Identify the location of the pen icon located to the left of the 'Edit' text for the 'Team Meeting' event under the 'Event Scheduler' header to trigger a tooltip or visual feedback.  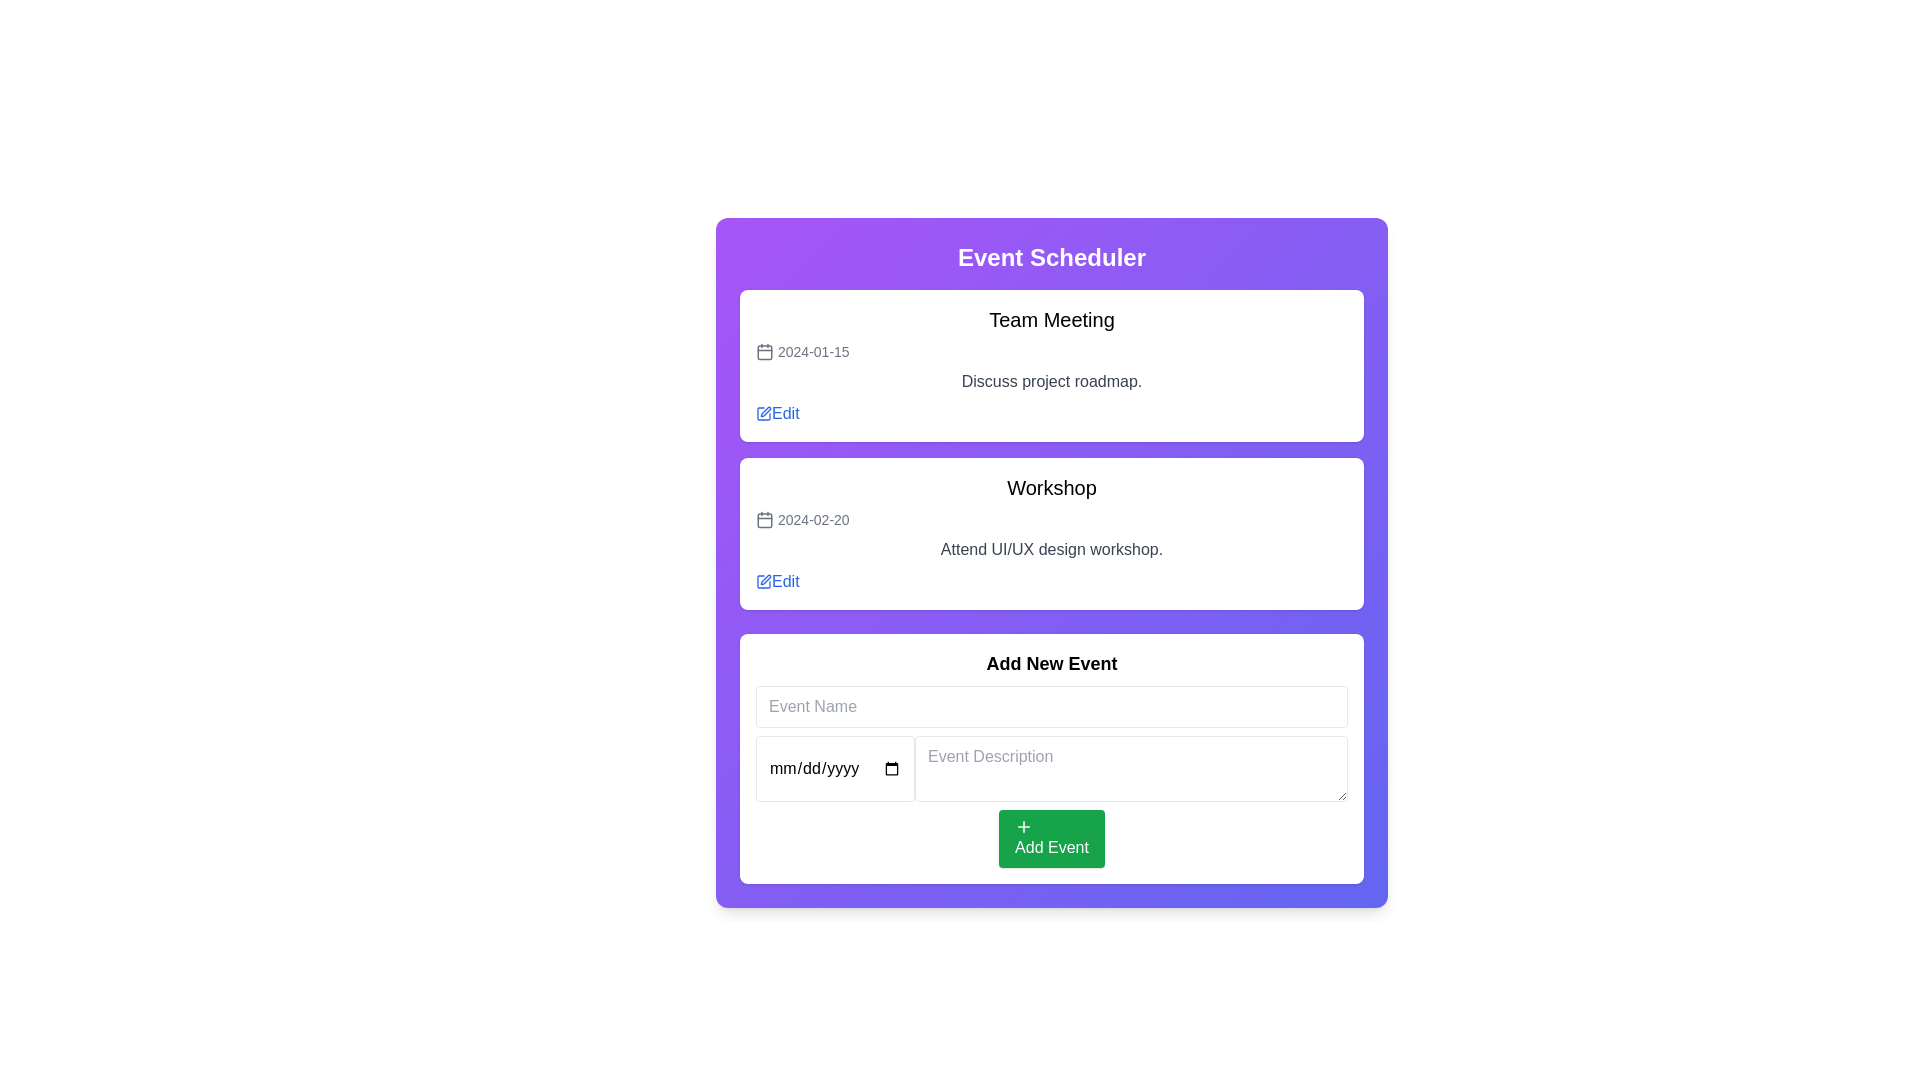
(762, 412).